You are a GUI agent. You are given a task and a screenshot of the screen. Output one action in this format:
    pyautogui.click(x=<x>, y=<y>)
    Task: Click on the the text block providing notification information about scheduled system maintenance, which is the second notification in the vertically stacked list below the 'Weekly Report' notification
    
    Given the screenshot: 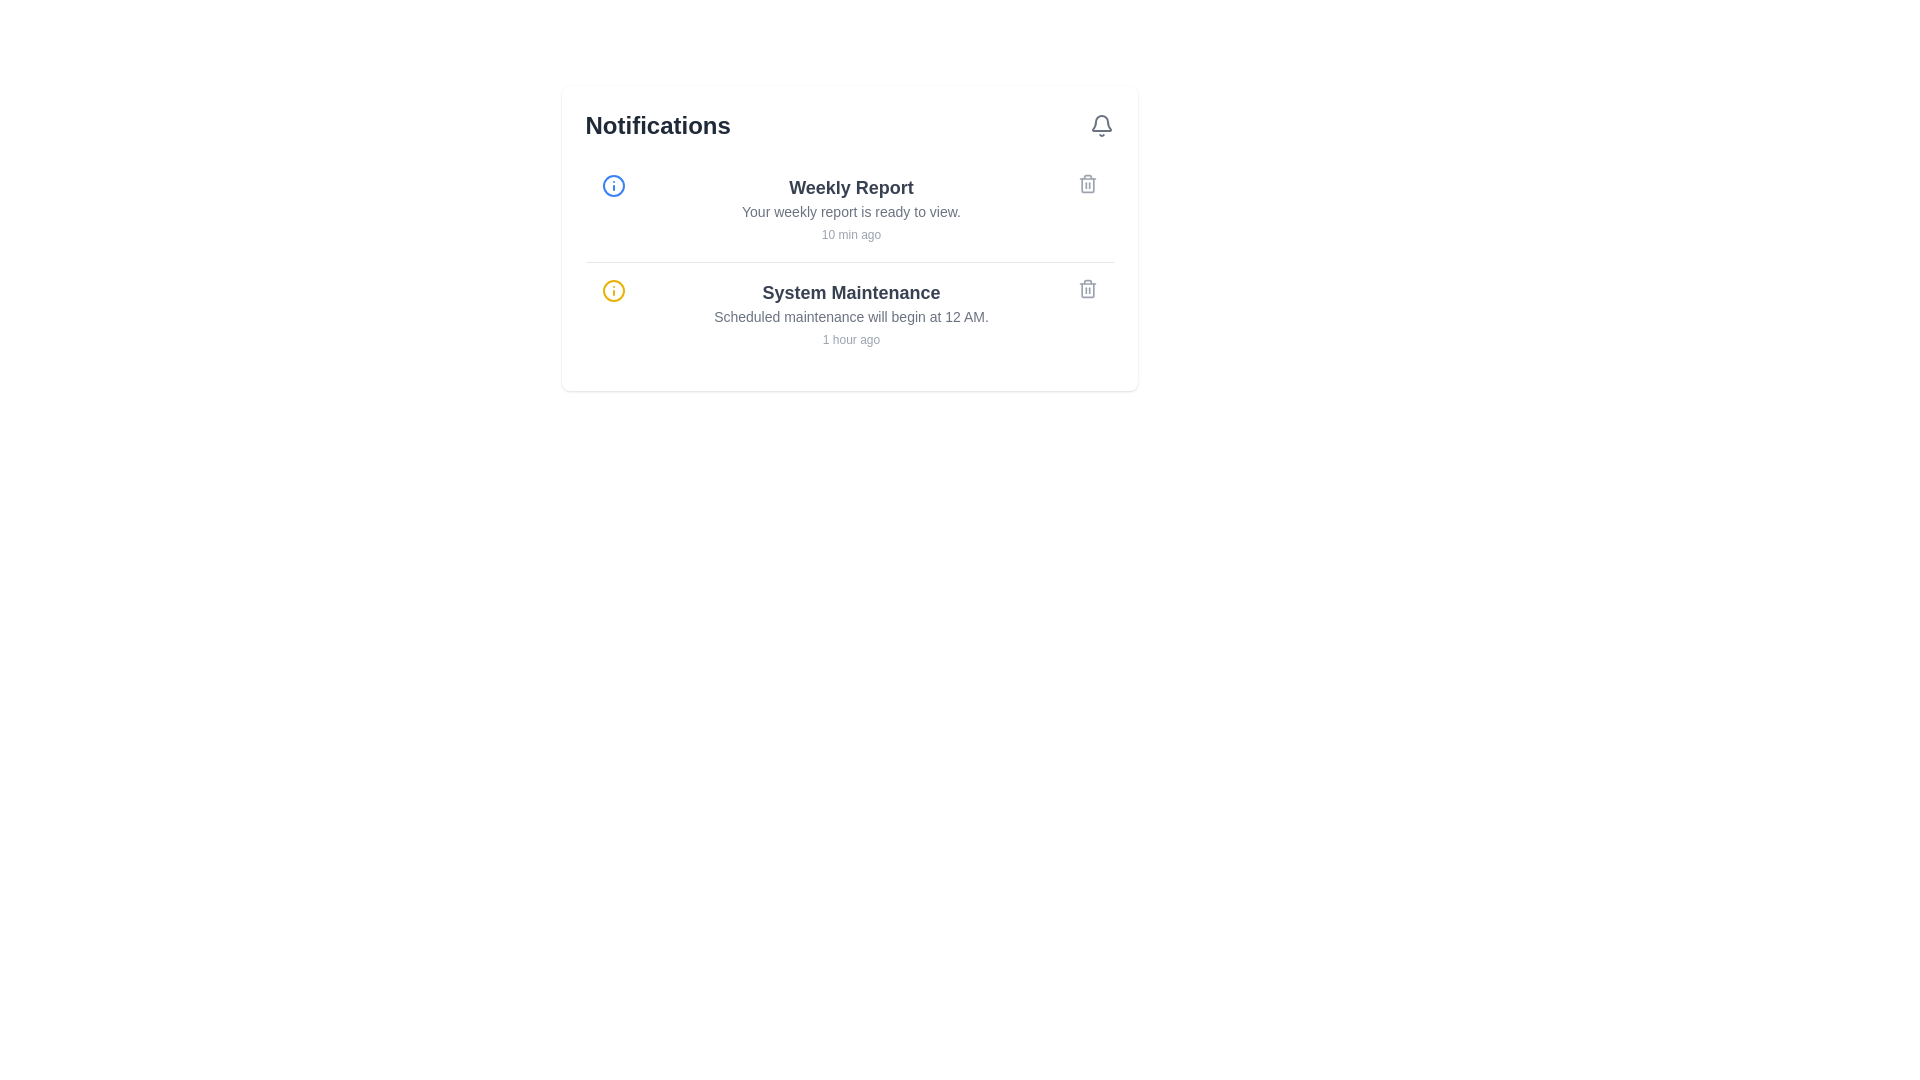 What is the action you would take?
    pyautogui.click(x=851, y=315)
    